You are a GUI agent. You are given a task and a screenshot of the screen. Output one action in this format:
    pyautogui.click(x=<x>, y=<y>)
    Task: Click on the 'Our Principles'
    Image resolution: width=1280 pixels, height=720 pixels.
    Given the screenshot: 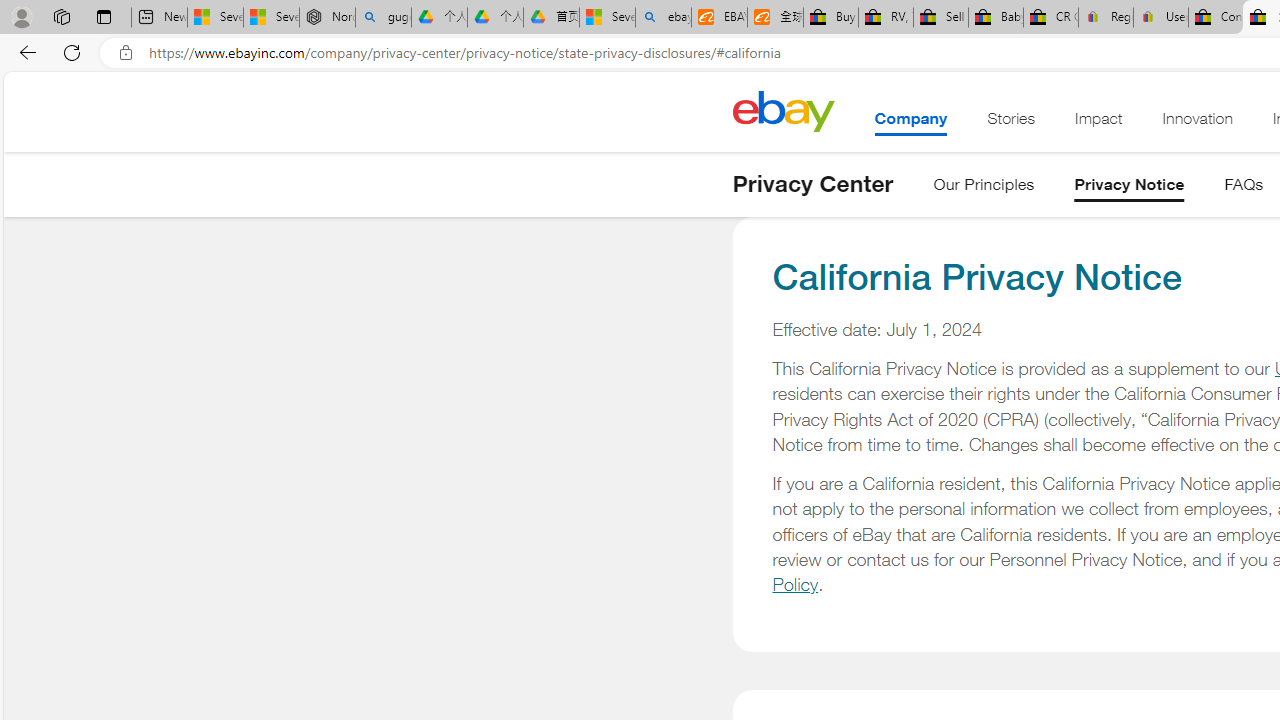 What is the action you would take?
    pyautogui.click(x=984, y=188)
    